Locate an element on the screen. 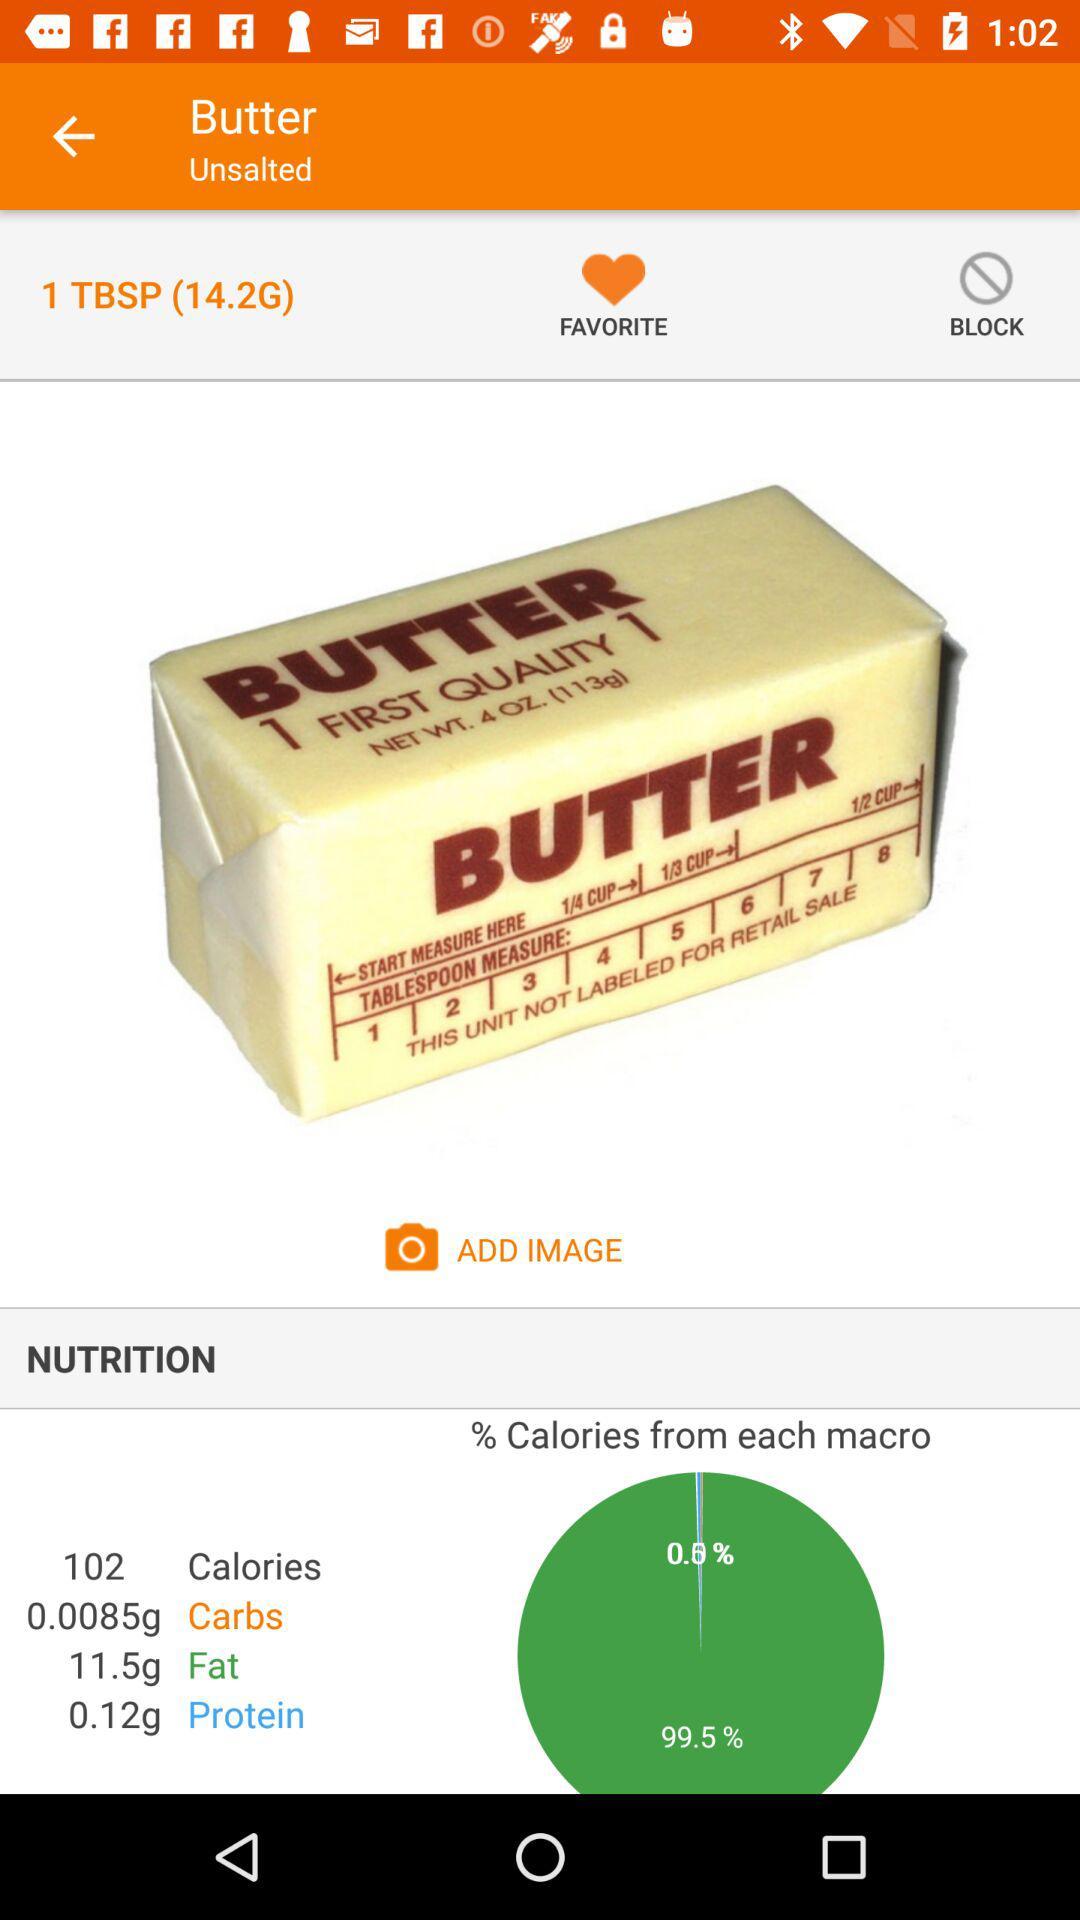 This screenshot has width=1080, height=1920. icon next to favorite is located at coordinates (985, 293).